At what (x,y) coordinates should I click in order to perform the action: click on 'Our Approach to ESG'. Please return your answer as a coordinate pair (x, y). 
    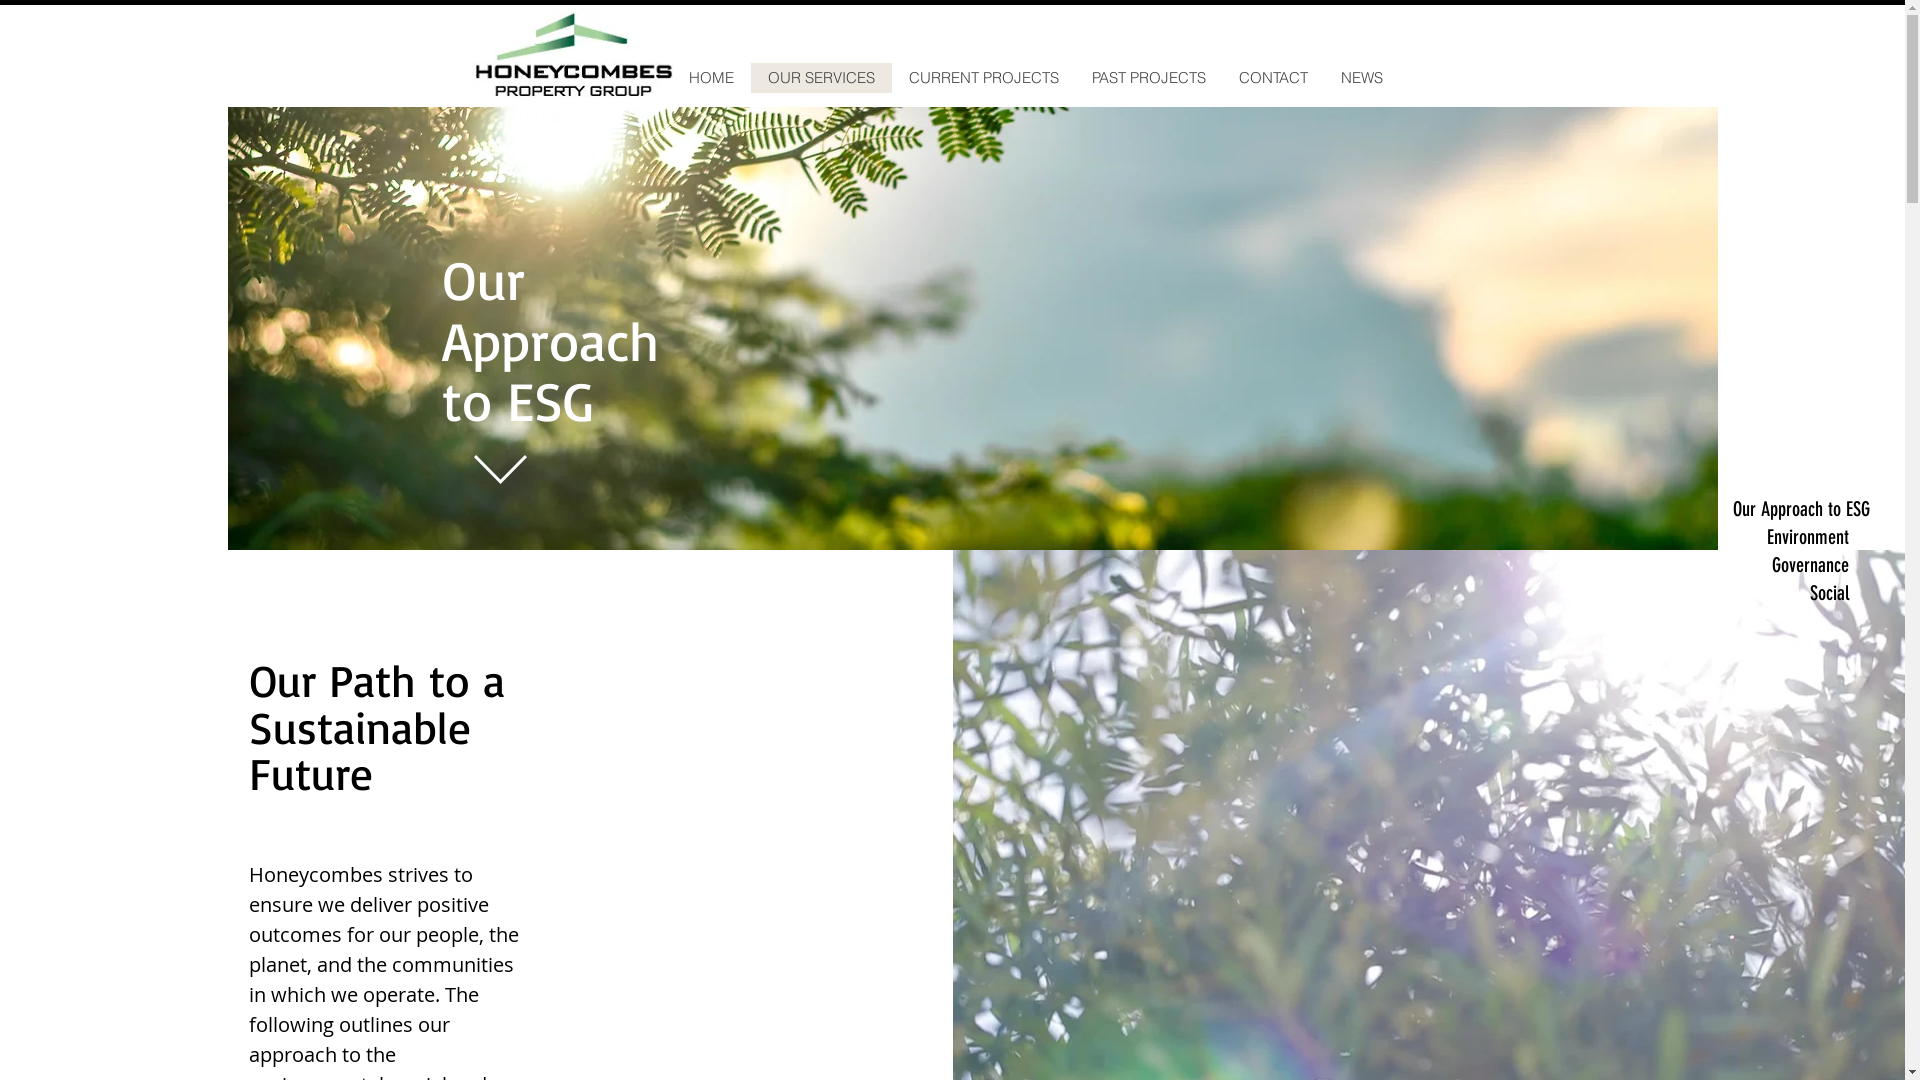
    Looking at the image, I should click on (1731, 508).